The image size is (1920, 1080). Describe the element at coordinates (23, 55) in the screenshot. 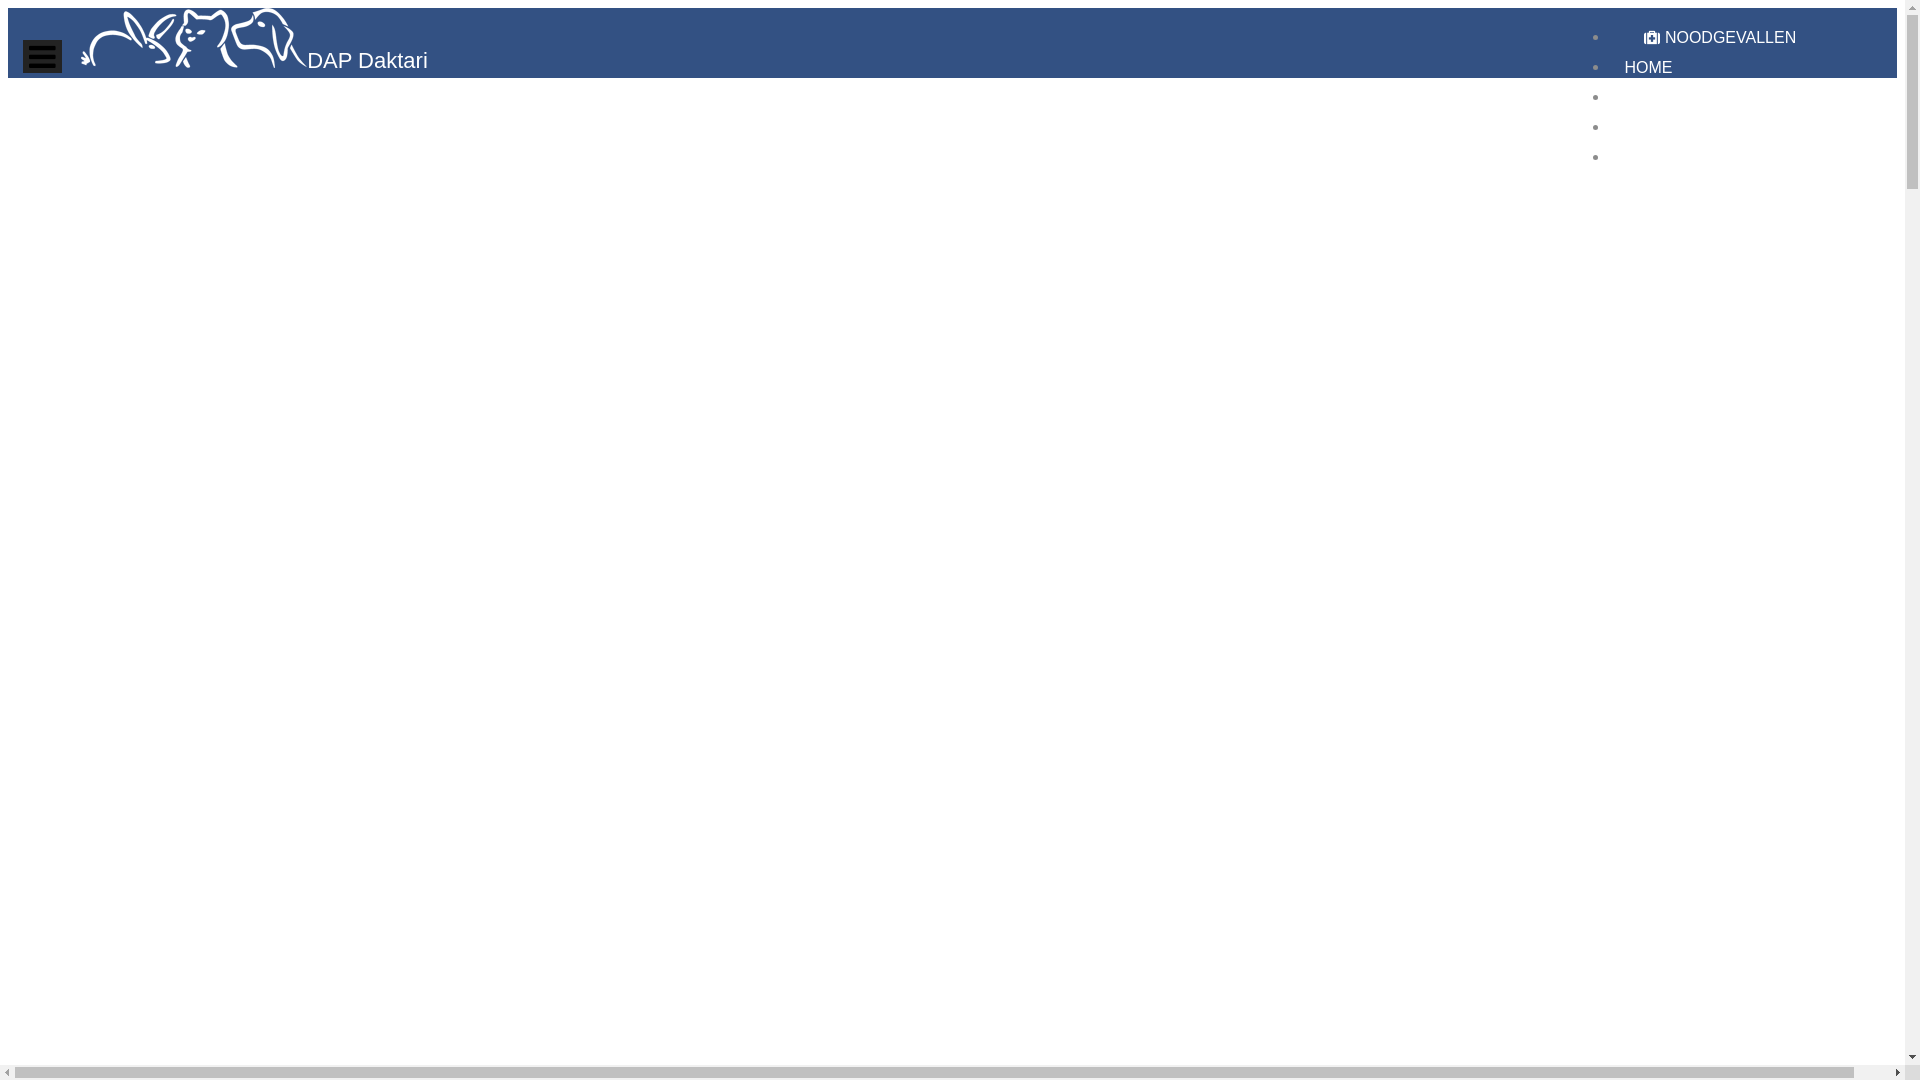

I see `'Toggle Navigation'` at that location.